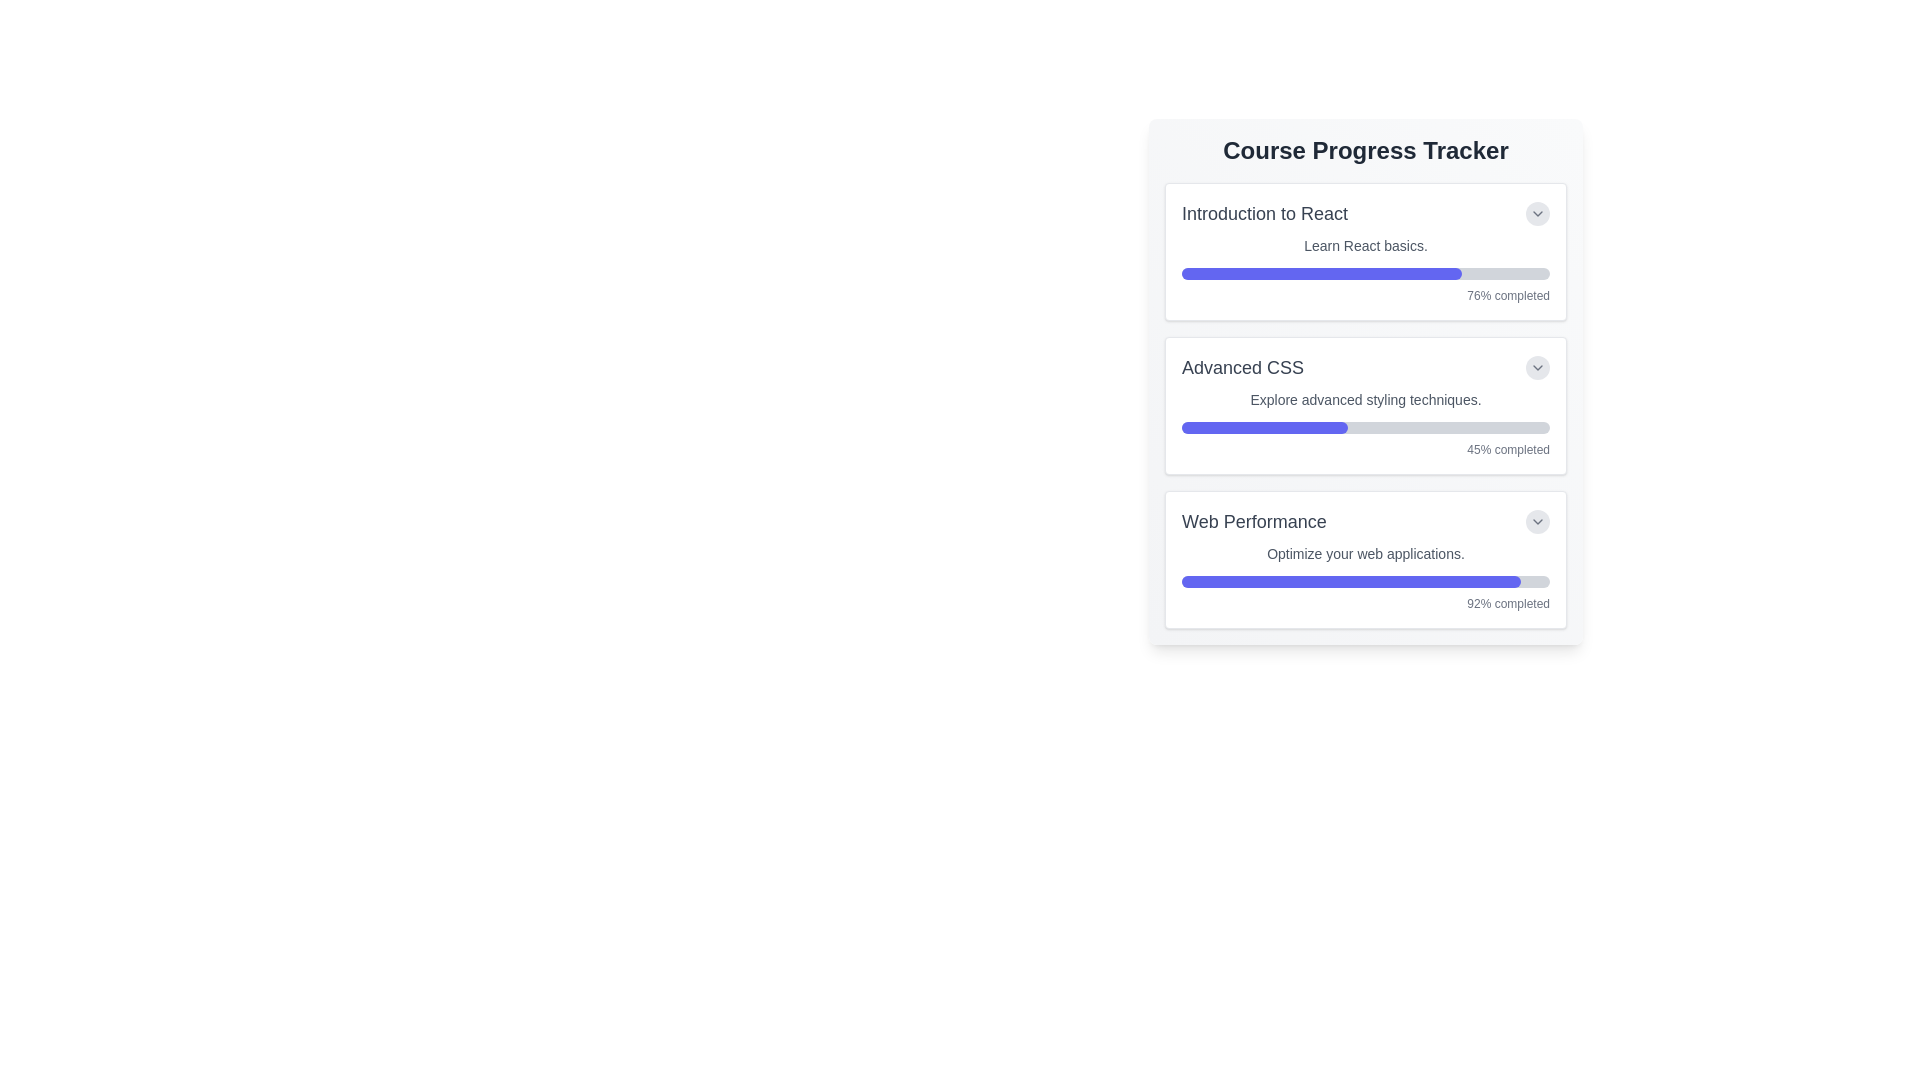 The width and height of the screenshot is (1920, 1080). What do you see at coordinates (1365, 273) in the screenshot?
I see `the progress visually by interacting with the progress bar that indicates 76% completion of the 'Introduction to React' course, located within the corresponding card` at bounding box center [1365, 273].